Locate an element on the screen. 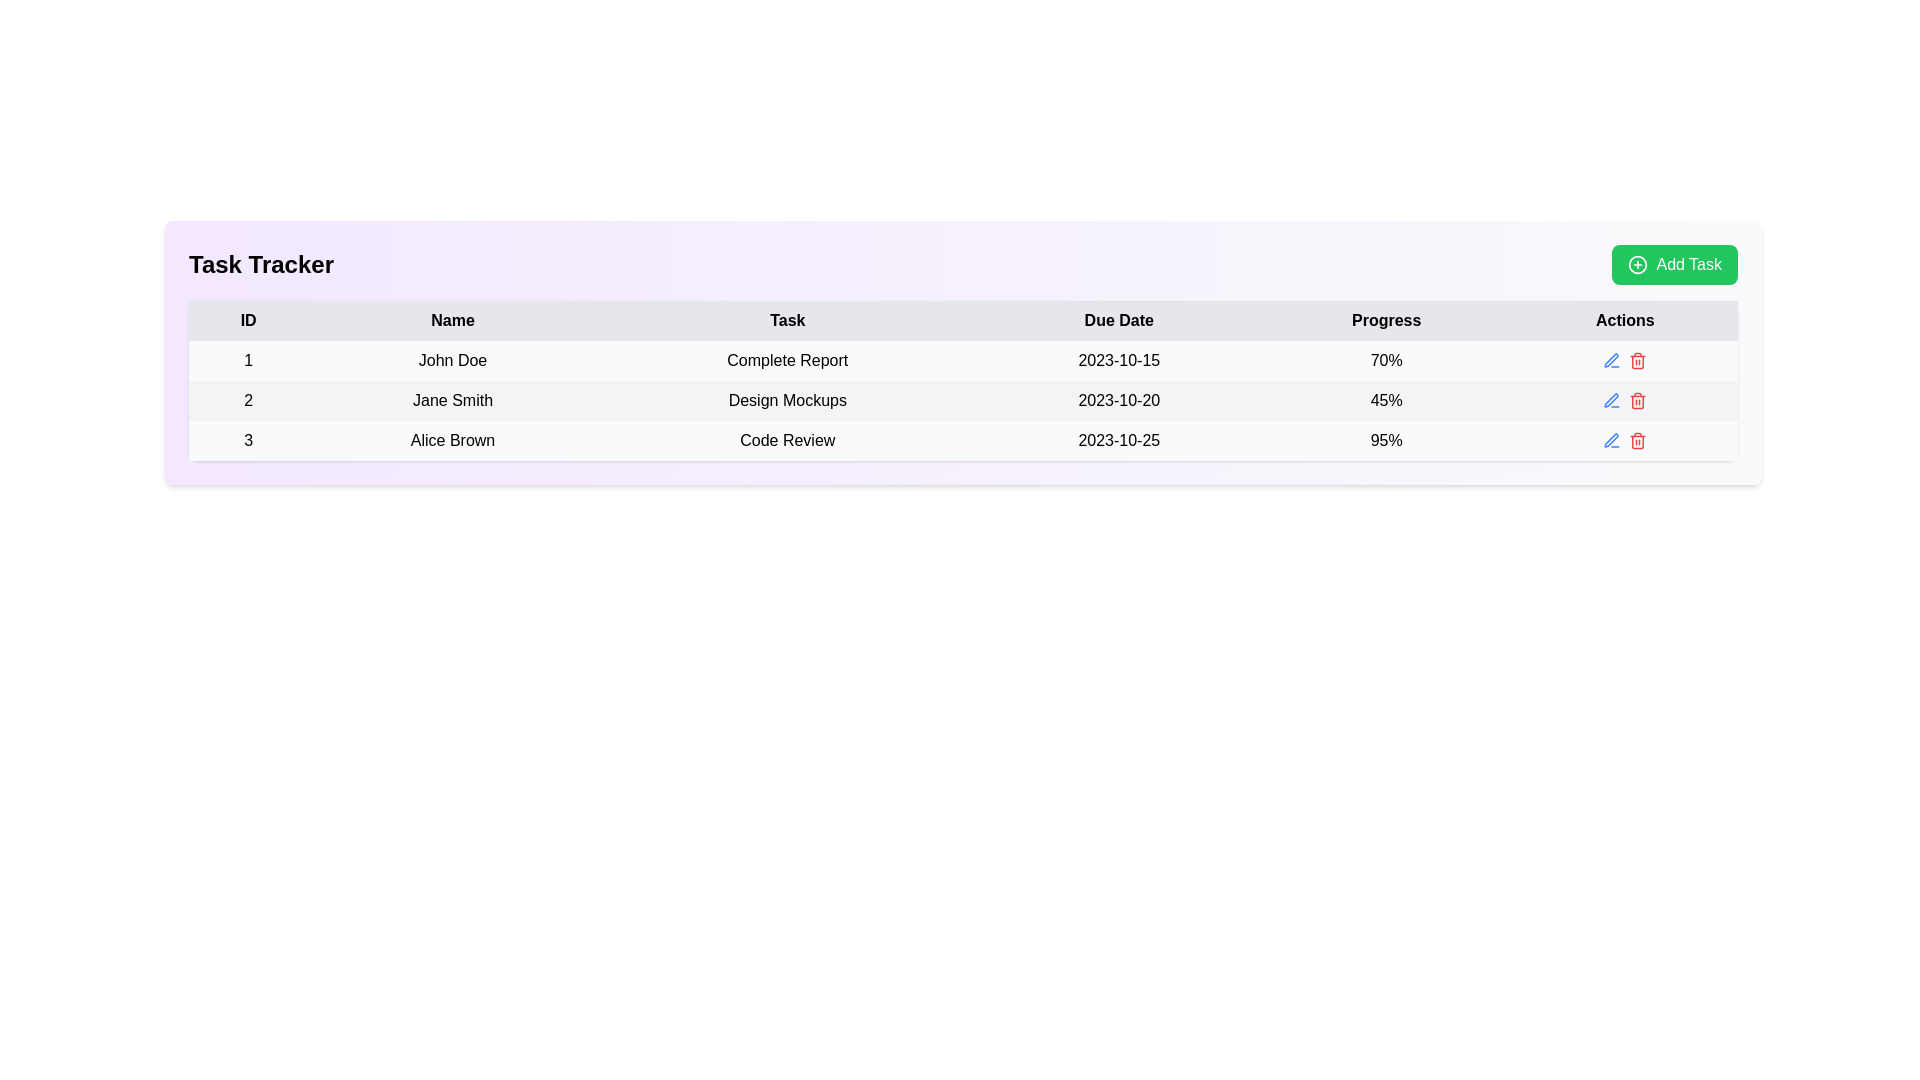 The height and width of the screenshot is (1080, 1920). the centered text label displaying 'Due Date' in bold font style, located in the fourth column of the table header, between 'Task' and 'Progress' is located at coordinates (1118, 319).